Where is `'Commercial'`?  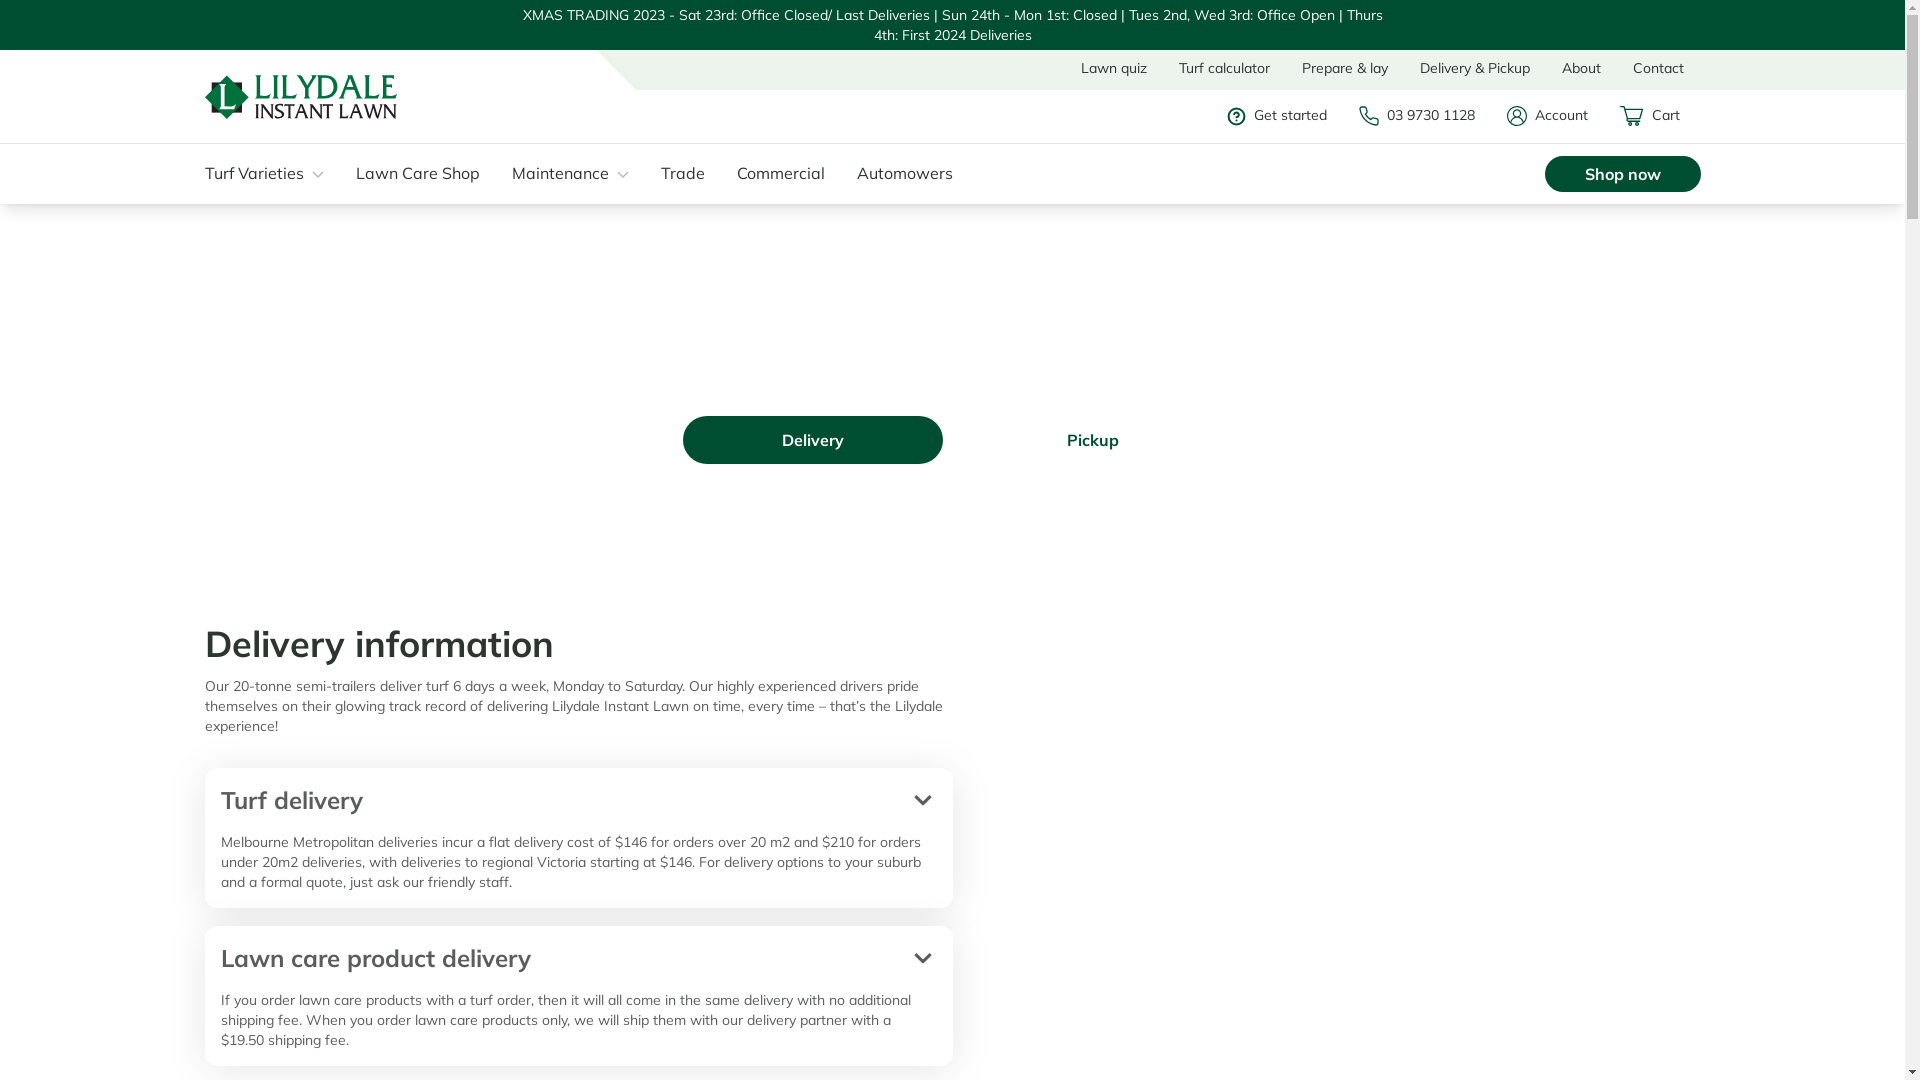 'Commercial' is located at coordinates (789, 172).